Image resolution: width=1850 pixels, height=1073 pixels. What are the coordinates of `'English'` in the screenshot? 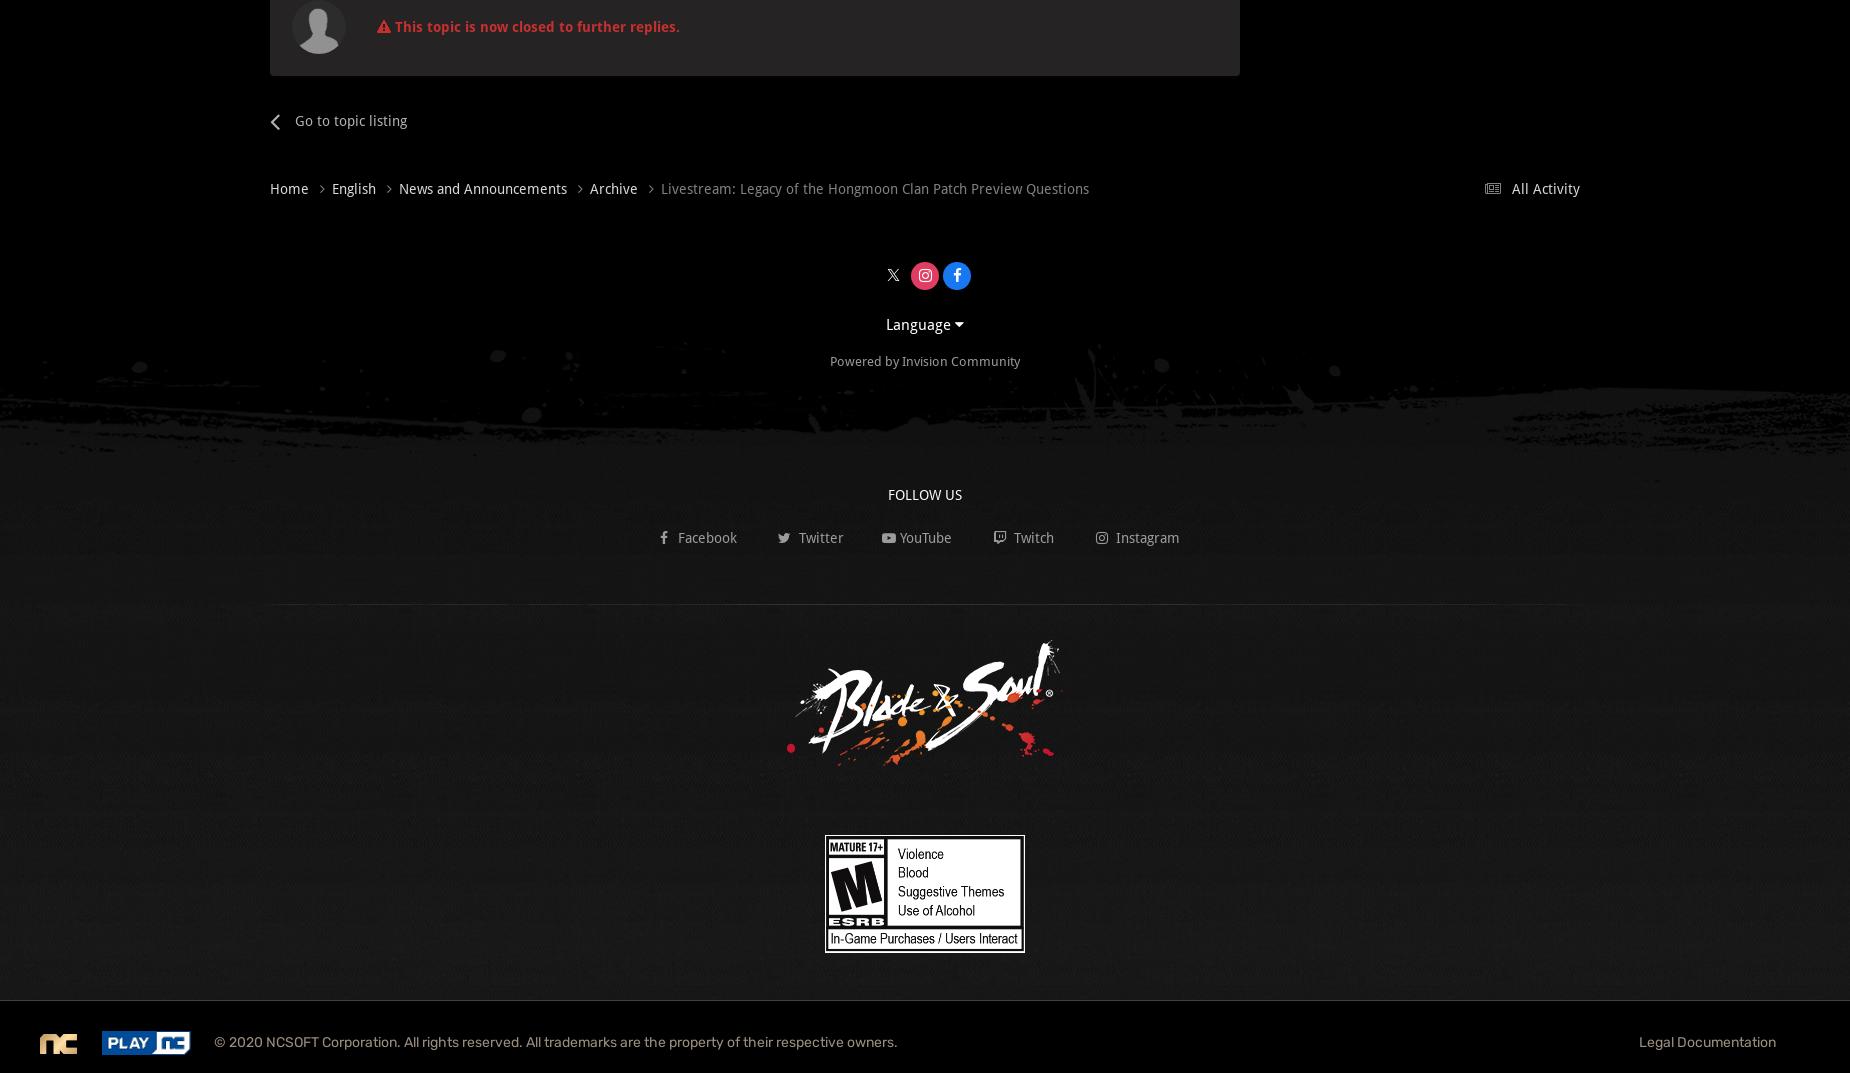 It's located at (354, 187).